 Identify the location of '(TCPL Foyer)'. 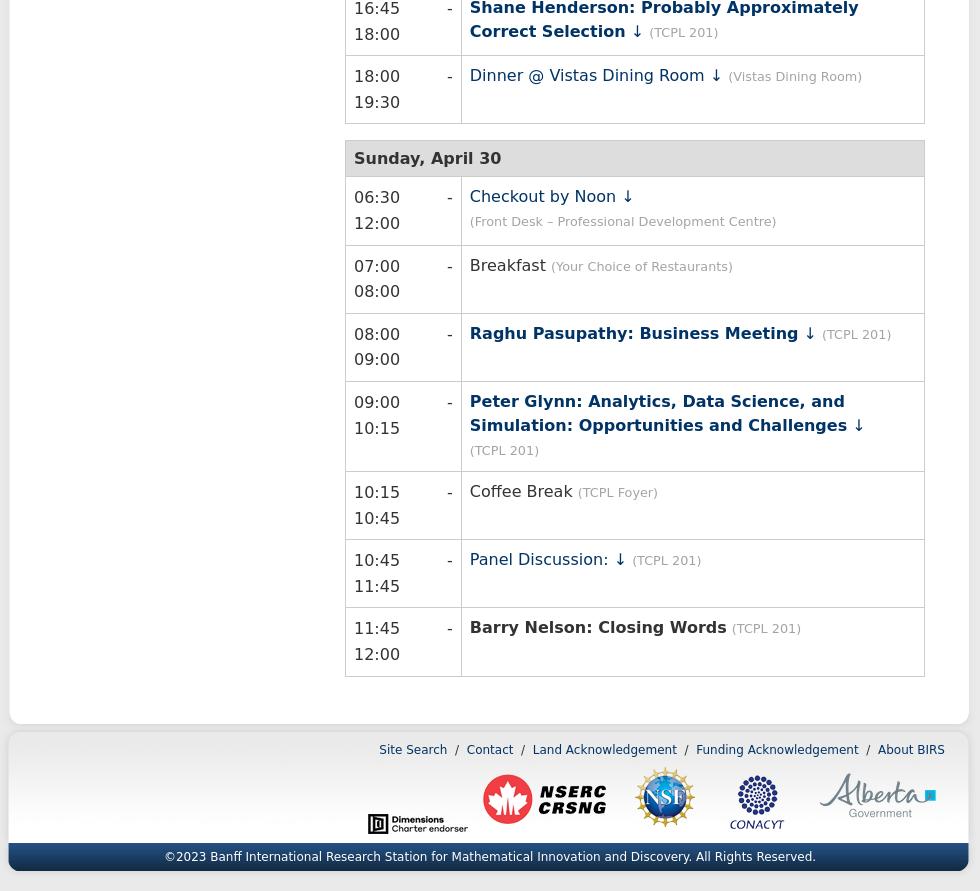
(577, 490).